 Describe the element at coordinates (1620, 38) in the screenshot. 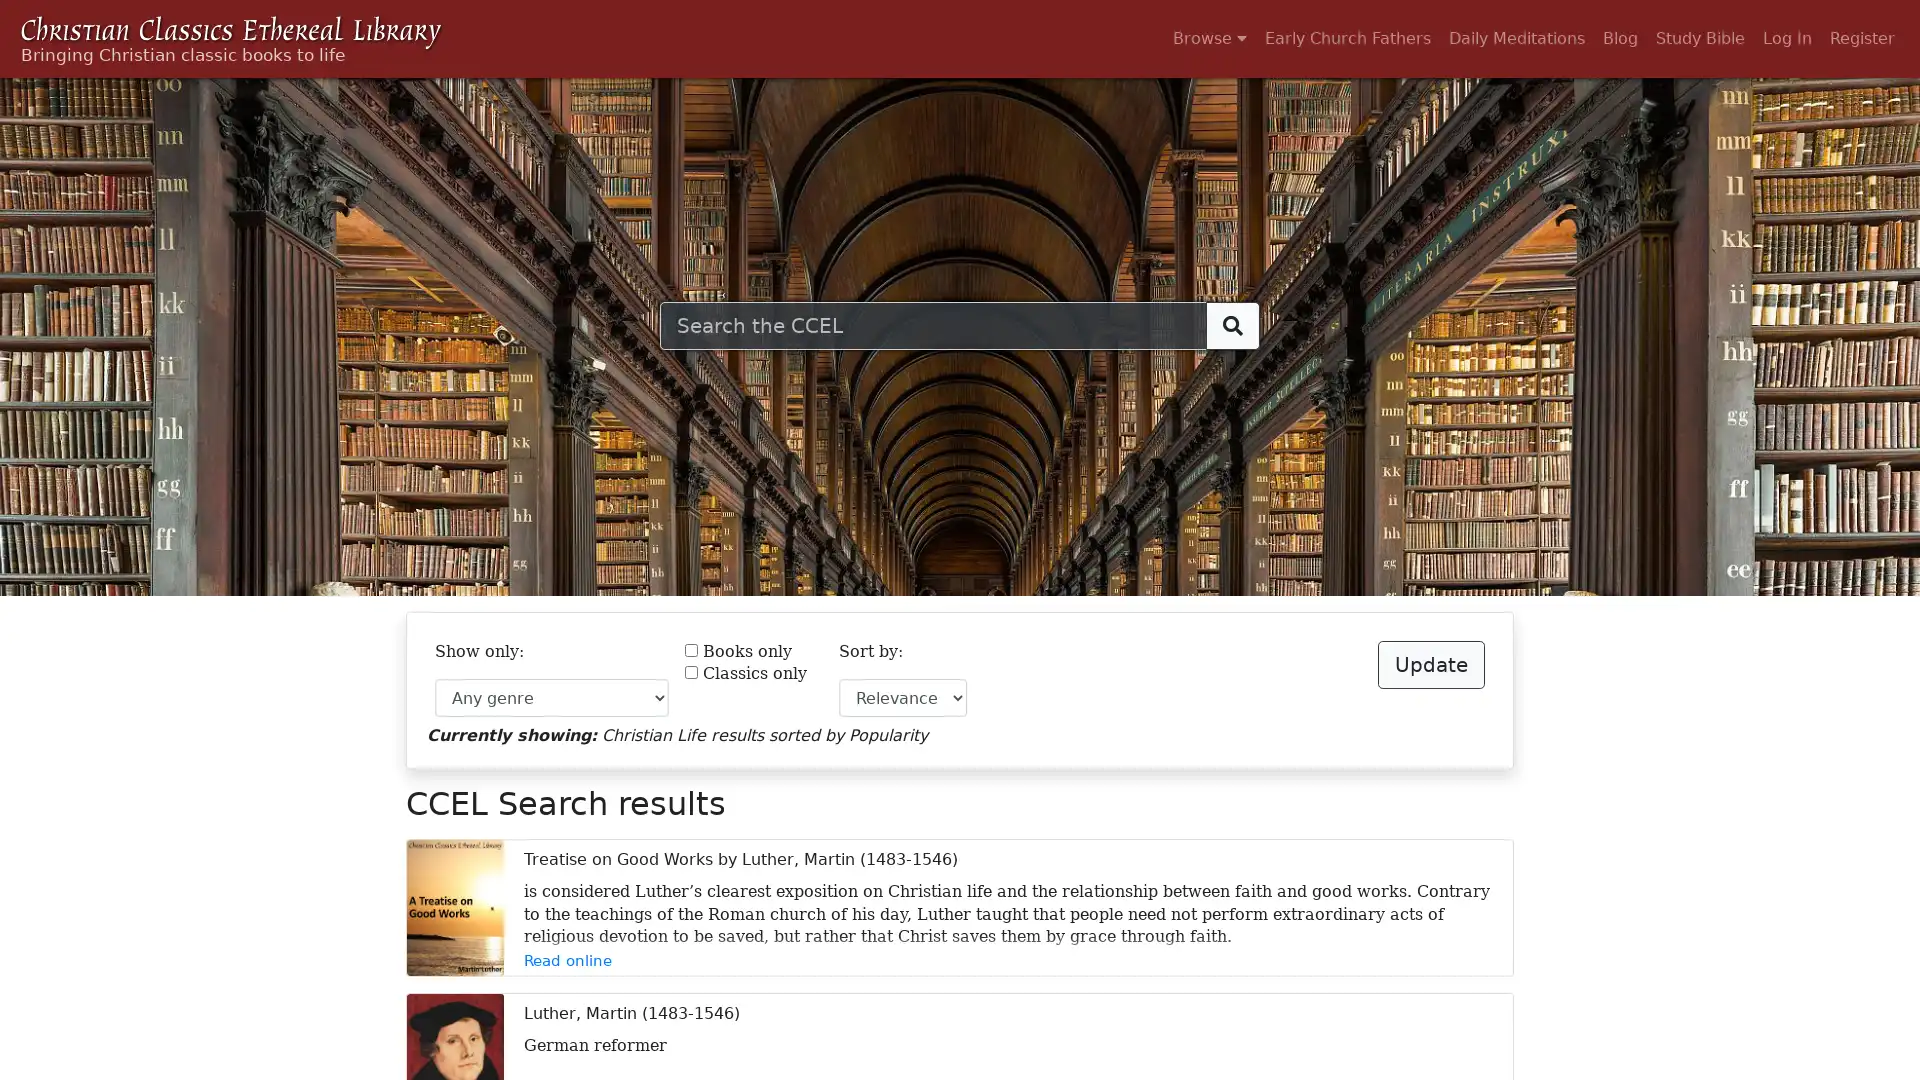

I see `Blog` at that location.